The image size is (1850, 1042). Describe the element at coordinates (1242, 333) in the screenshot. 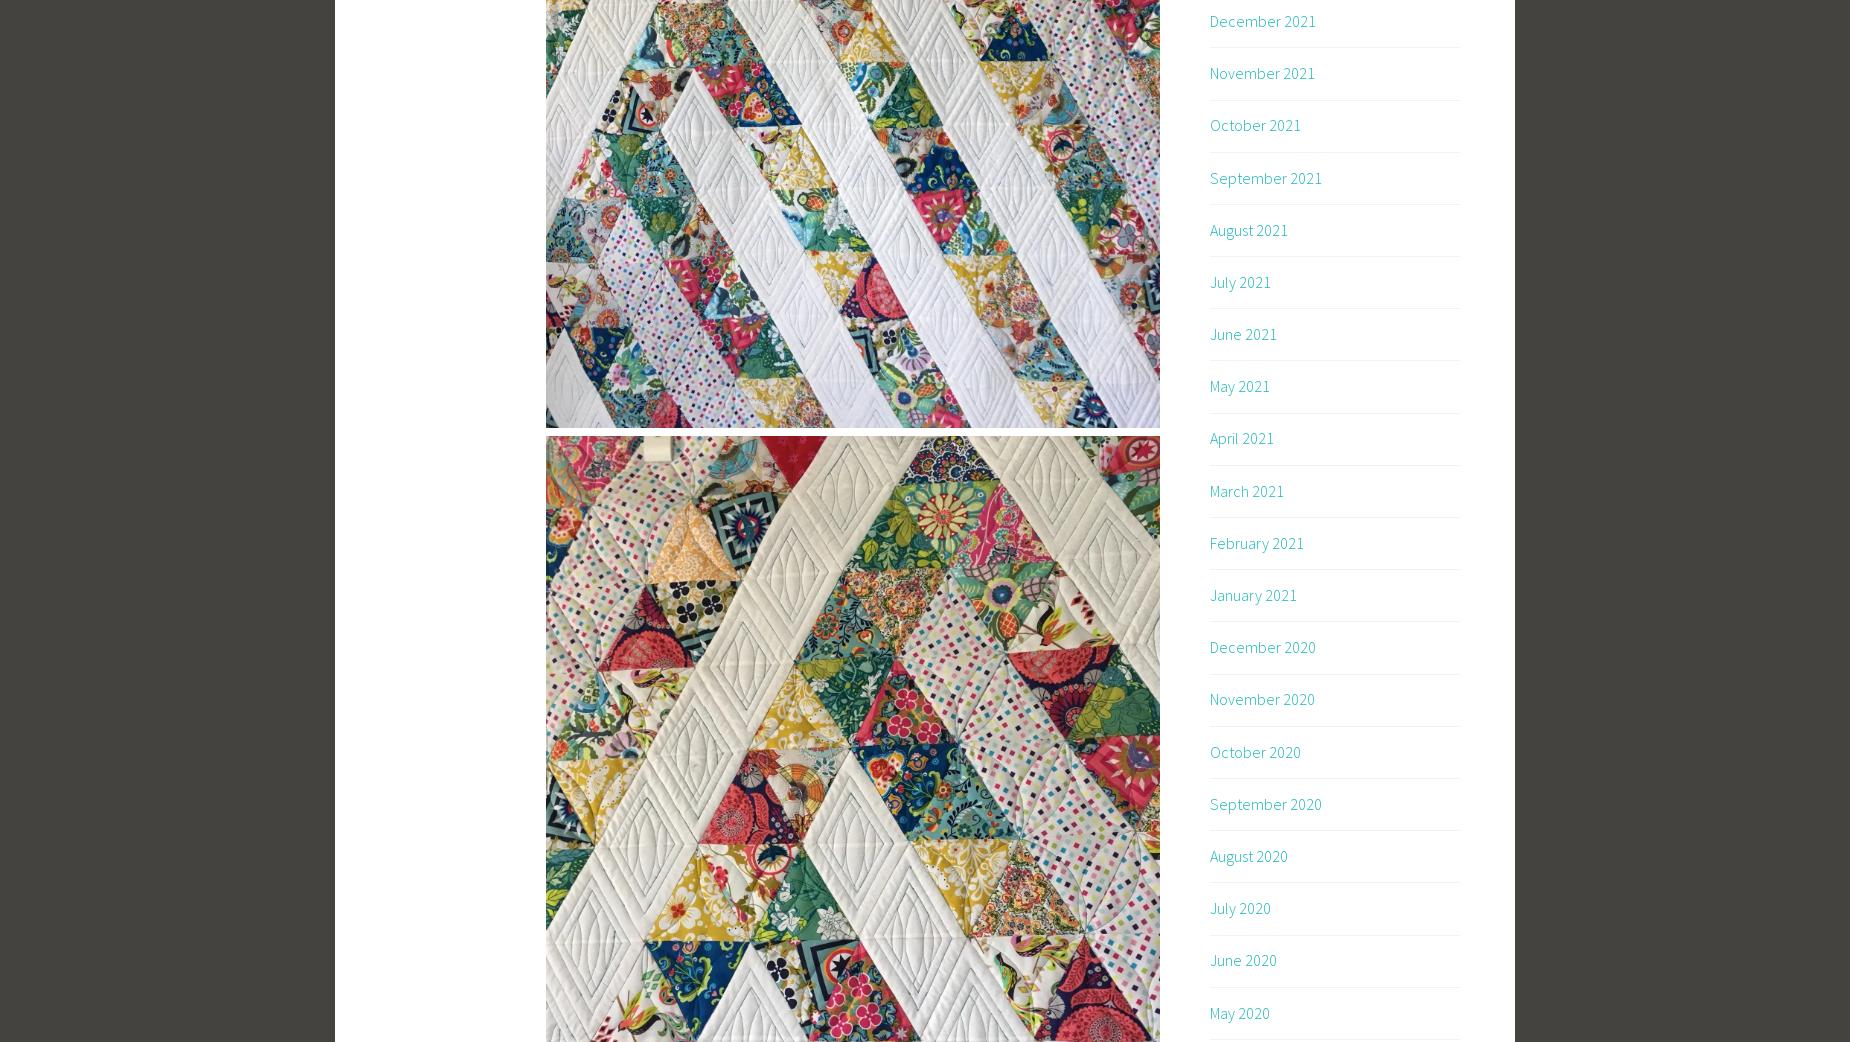

I see `'June 2021'` at that location.